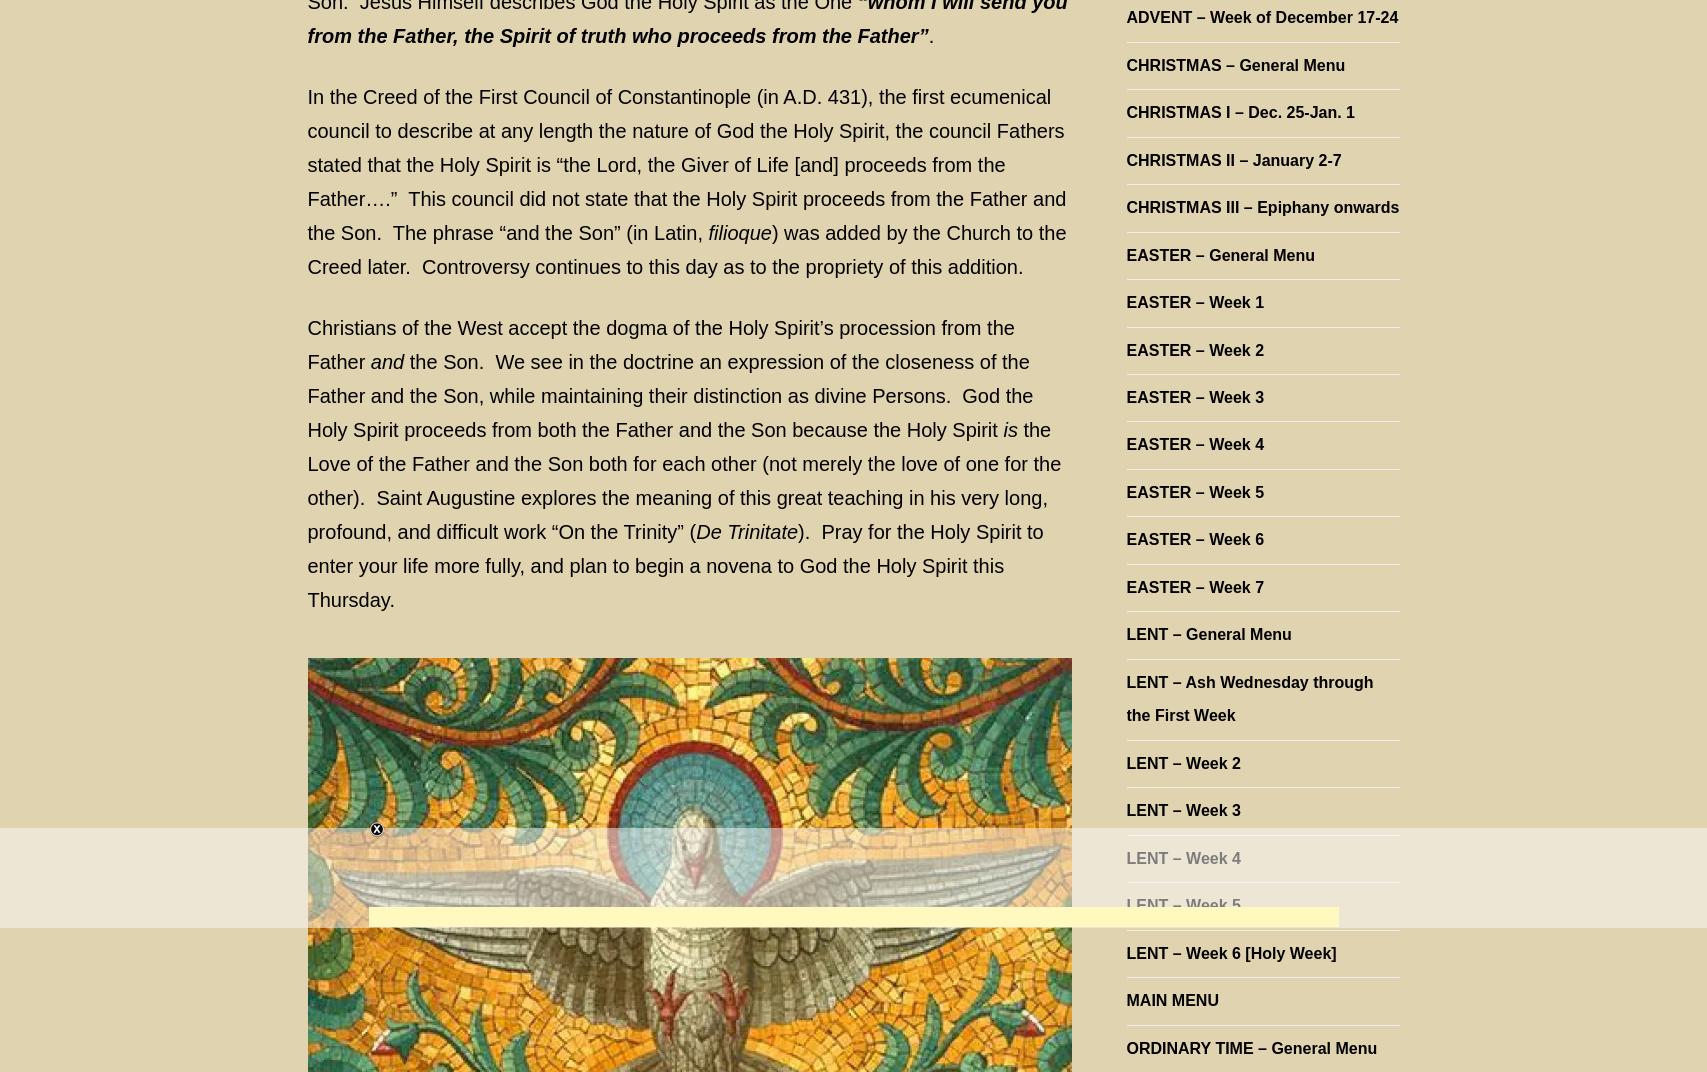 The height and width of the screenshot is (1072, 1707). What do you see at coordinates (1219, 254) in the screenshot?
I see `'EASTER – General Menu'` at bounding box center [1219, 254].